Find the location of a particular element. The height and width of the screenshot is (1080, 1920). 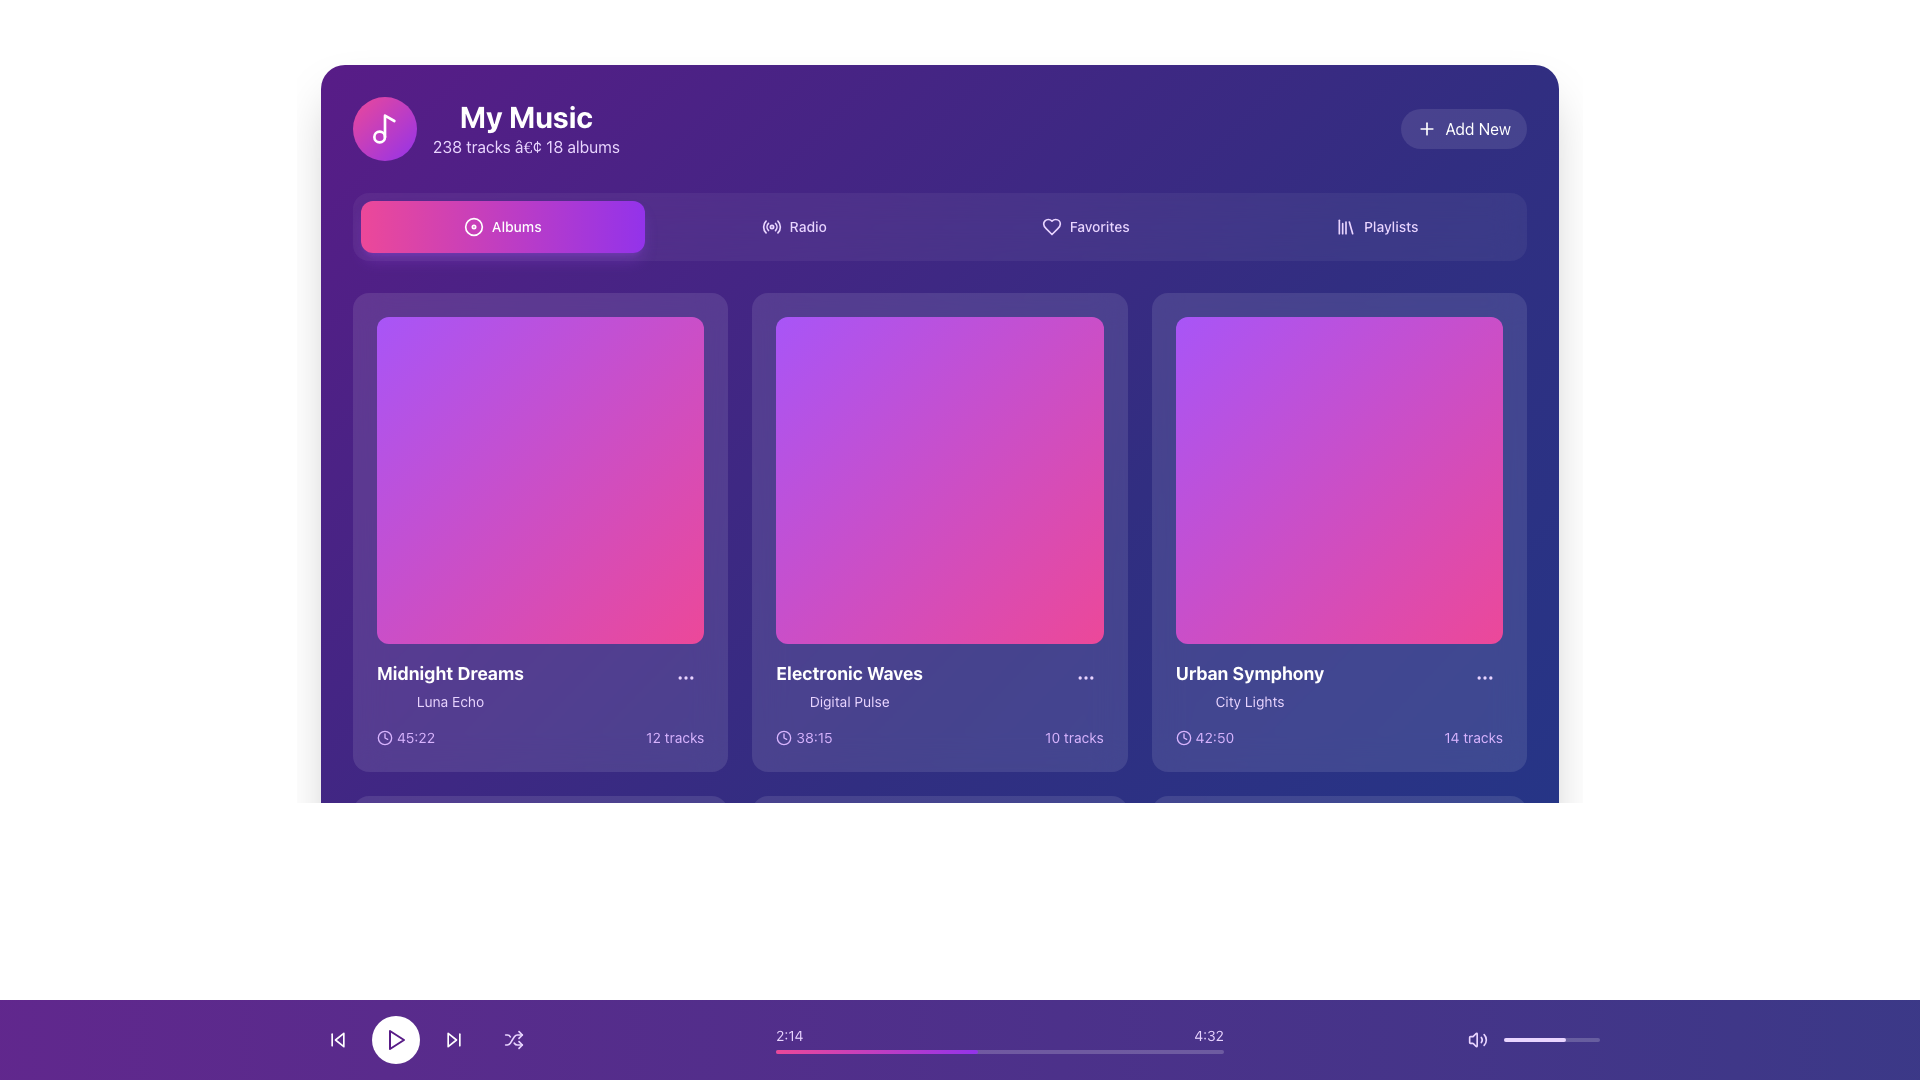

the button icon with three vertically aligned dots located at the top-right corner of the 'Urban Symphony - City Lights' card to show context-specific features is located at coordinates (1484, 677).